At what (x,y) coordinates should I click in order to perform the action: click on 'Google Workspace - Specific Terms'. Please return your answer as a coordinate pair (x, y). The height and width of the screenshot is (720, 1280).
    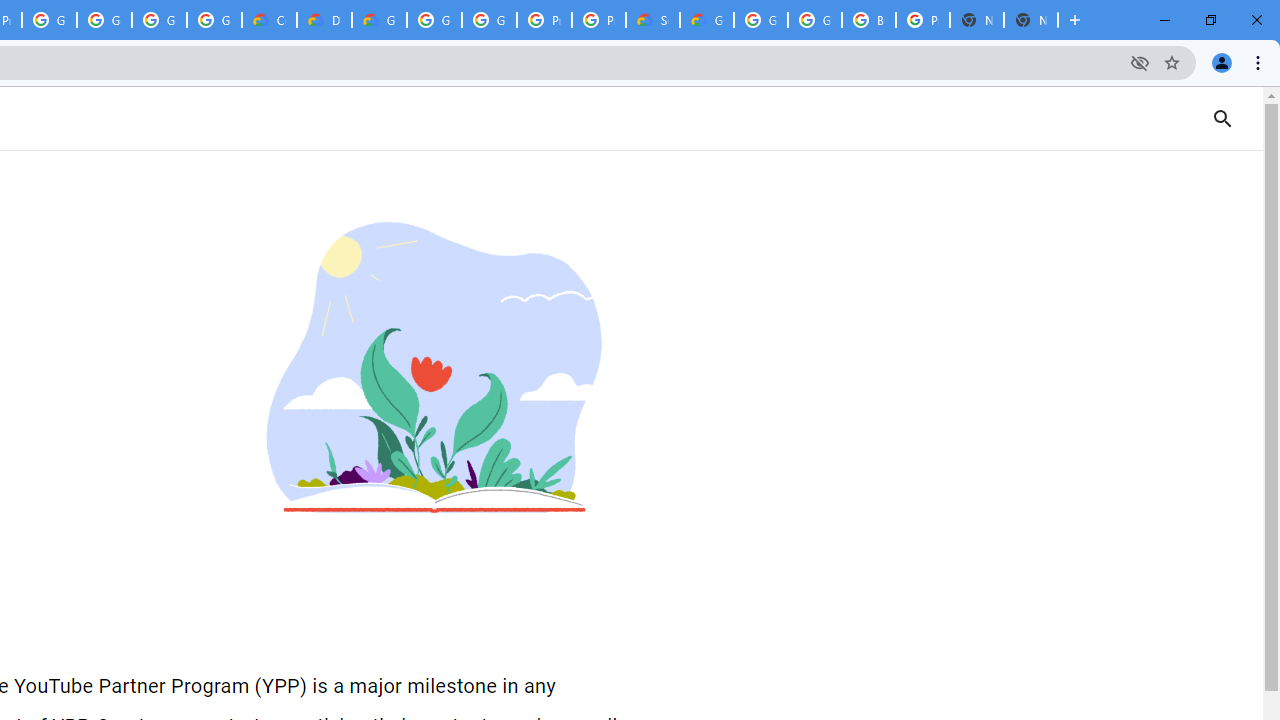
    Looking at the image, I should click on (158, 20).